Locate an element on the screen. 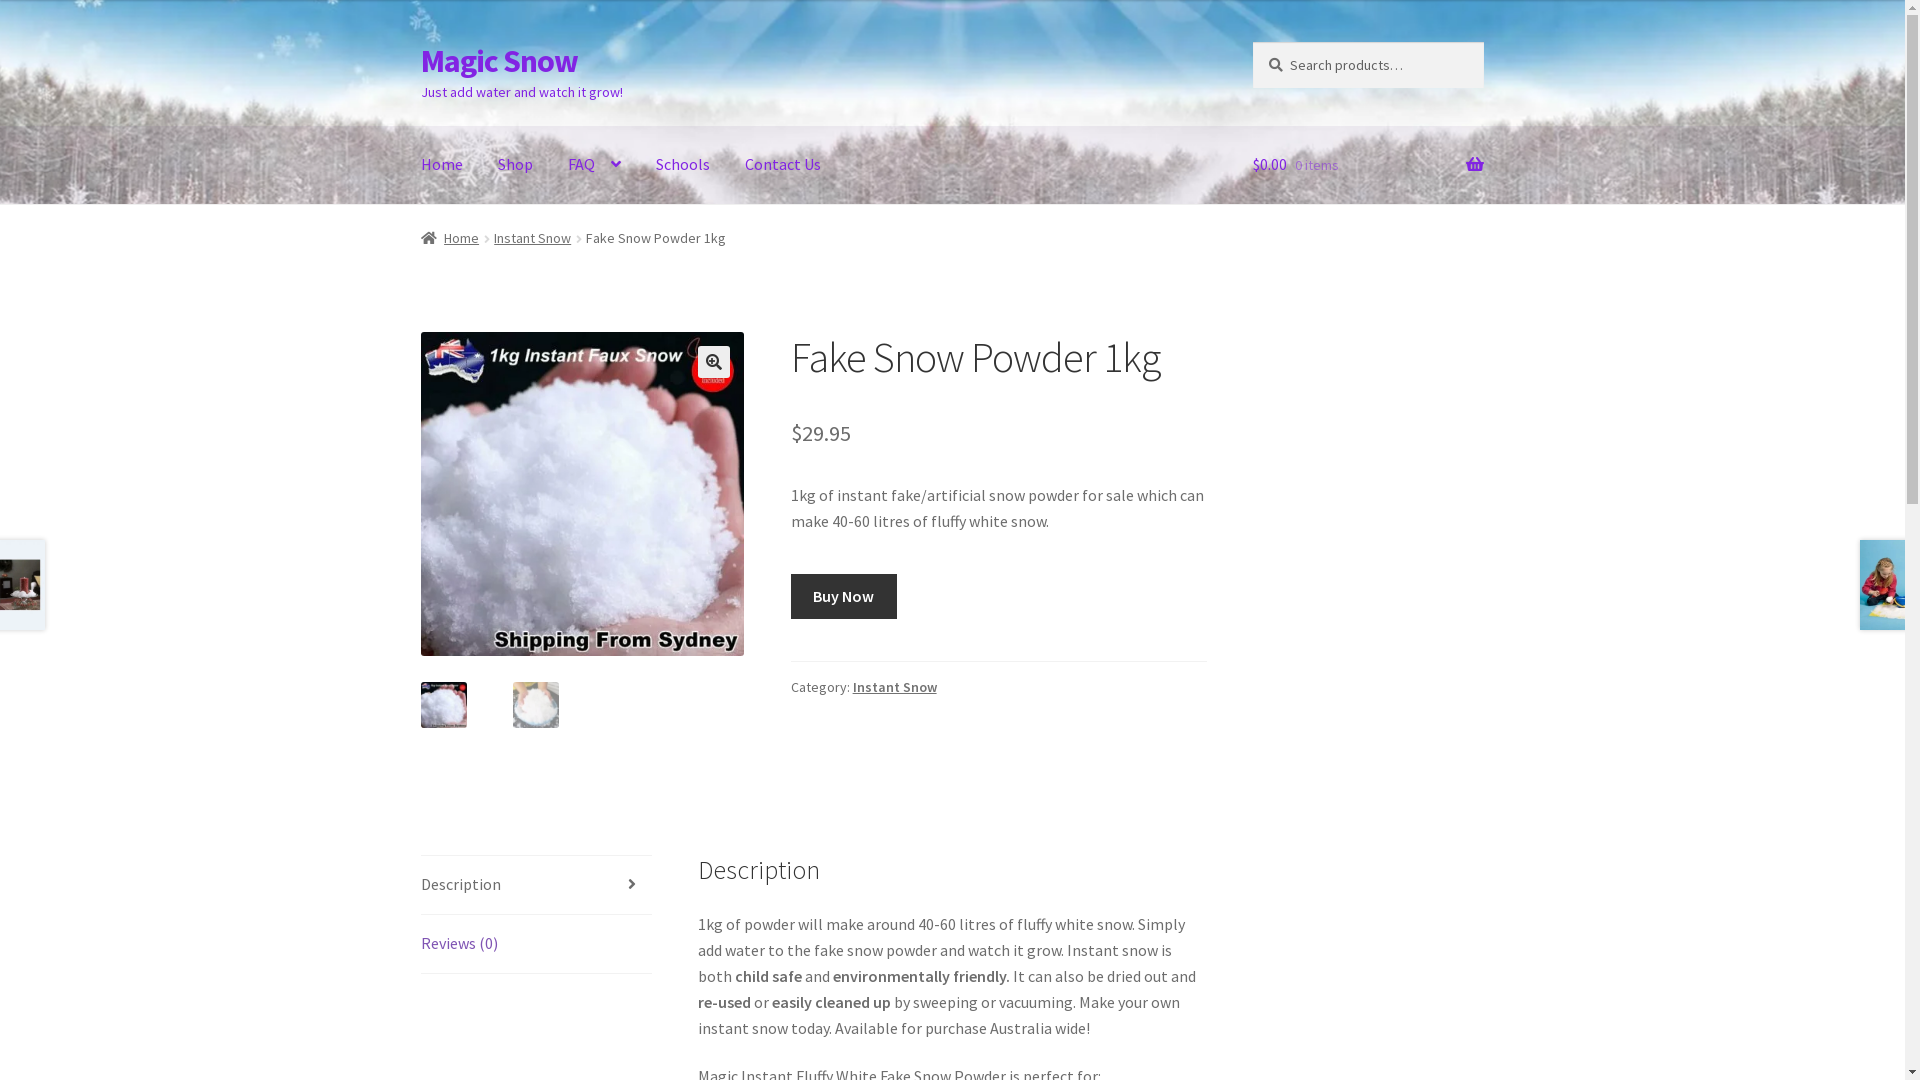 The image size is (1920, 1080). 'Schools' is located at coordinates (682, 164).